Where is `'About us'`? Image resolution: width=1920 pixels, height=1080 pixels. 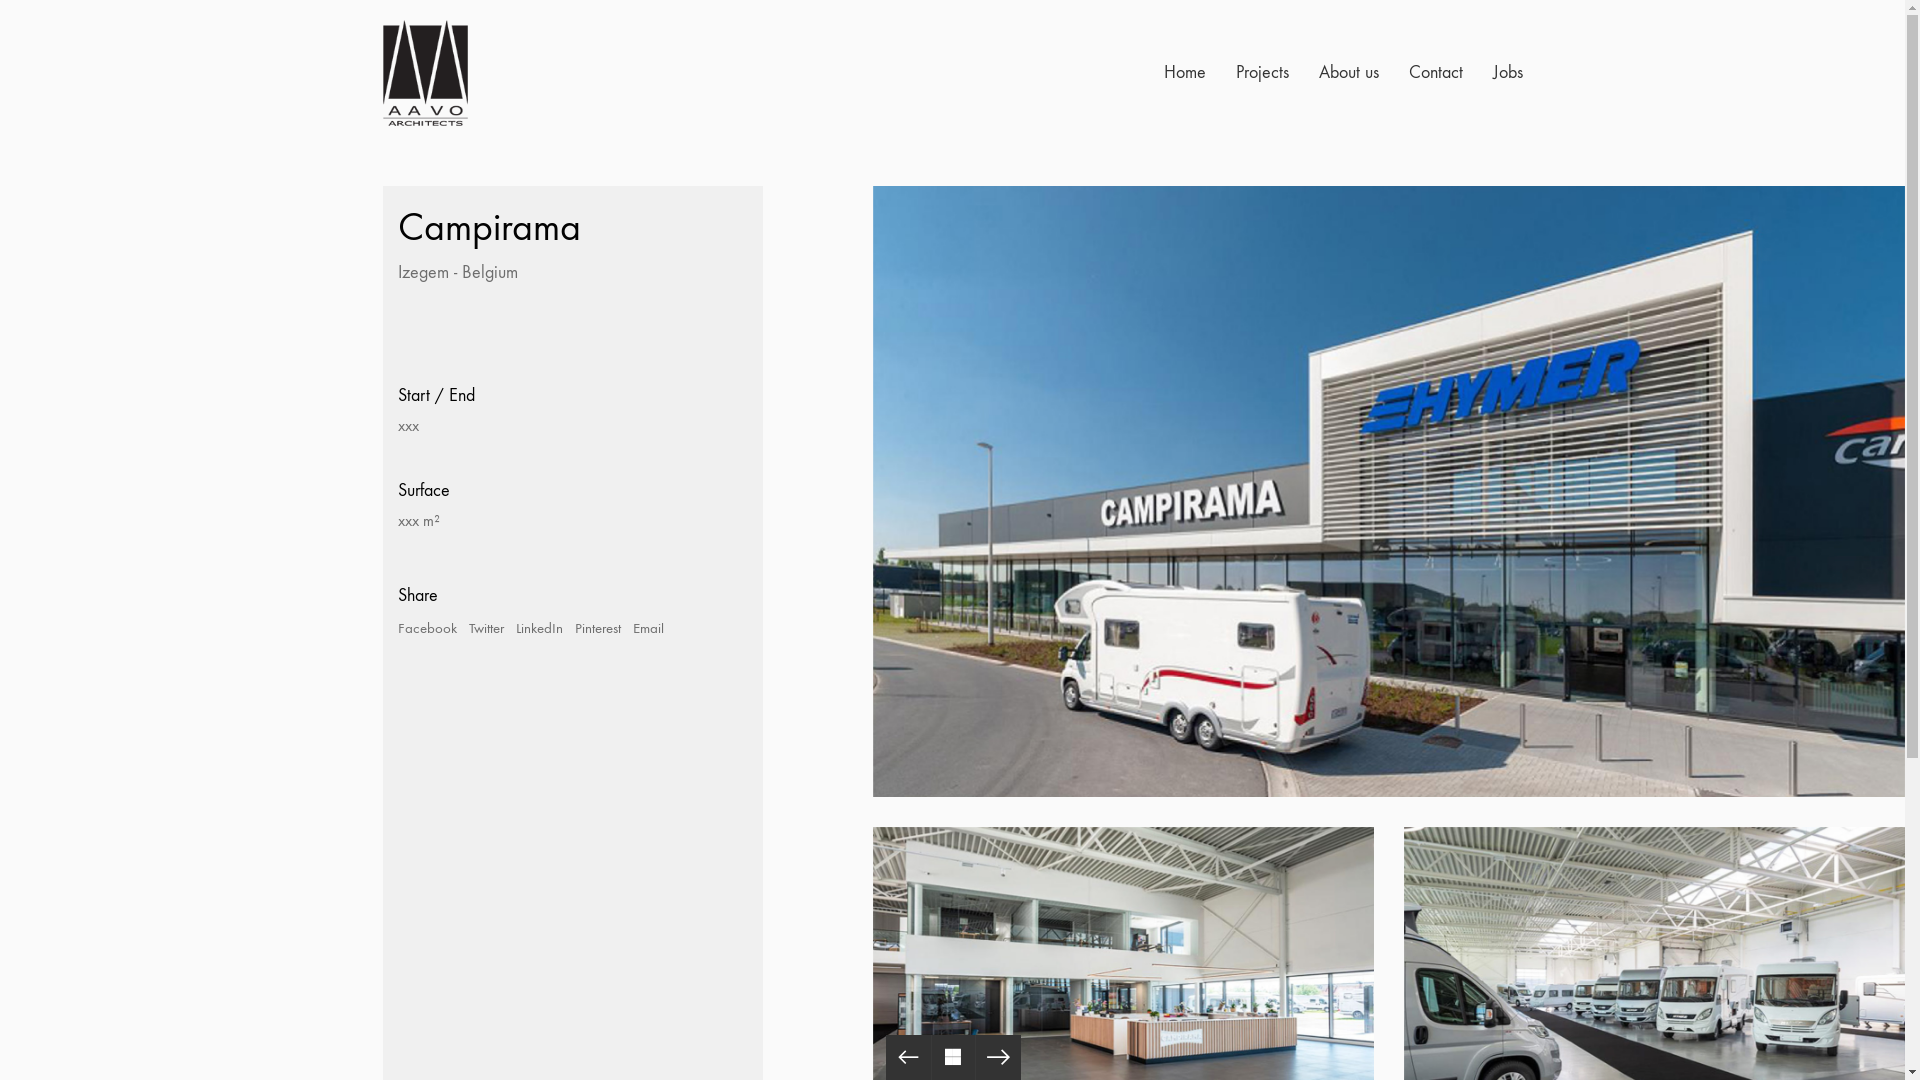
'About us' is located at coordinates (1318, 72).